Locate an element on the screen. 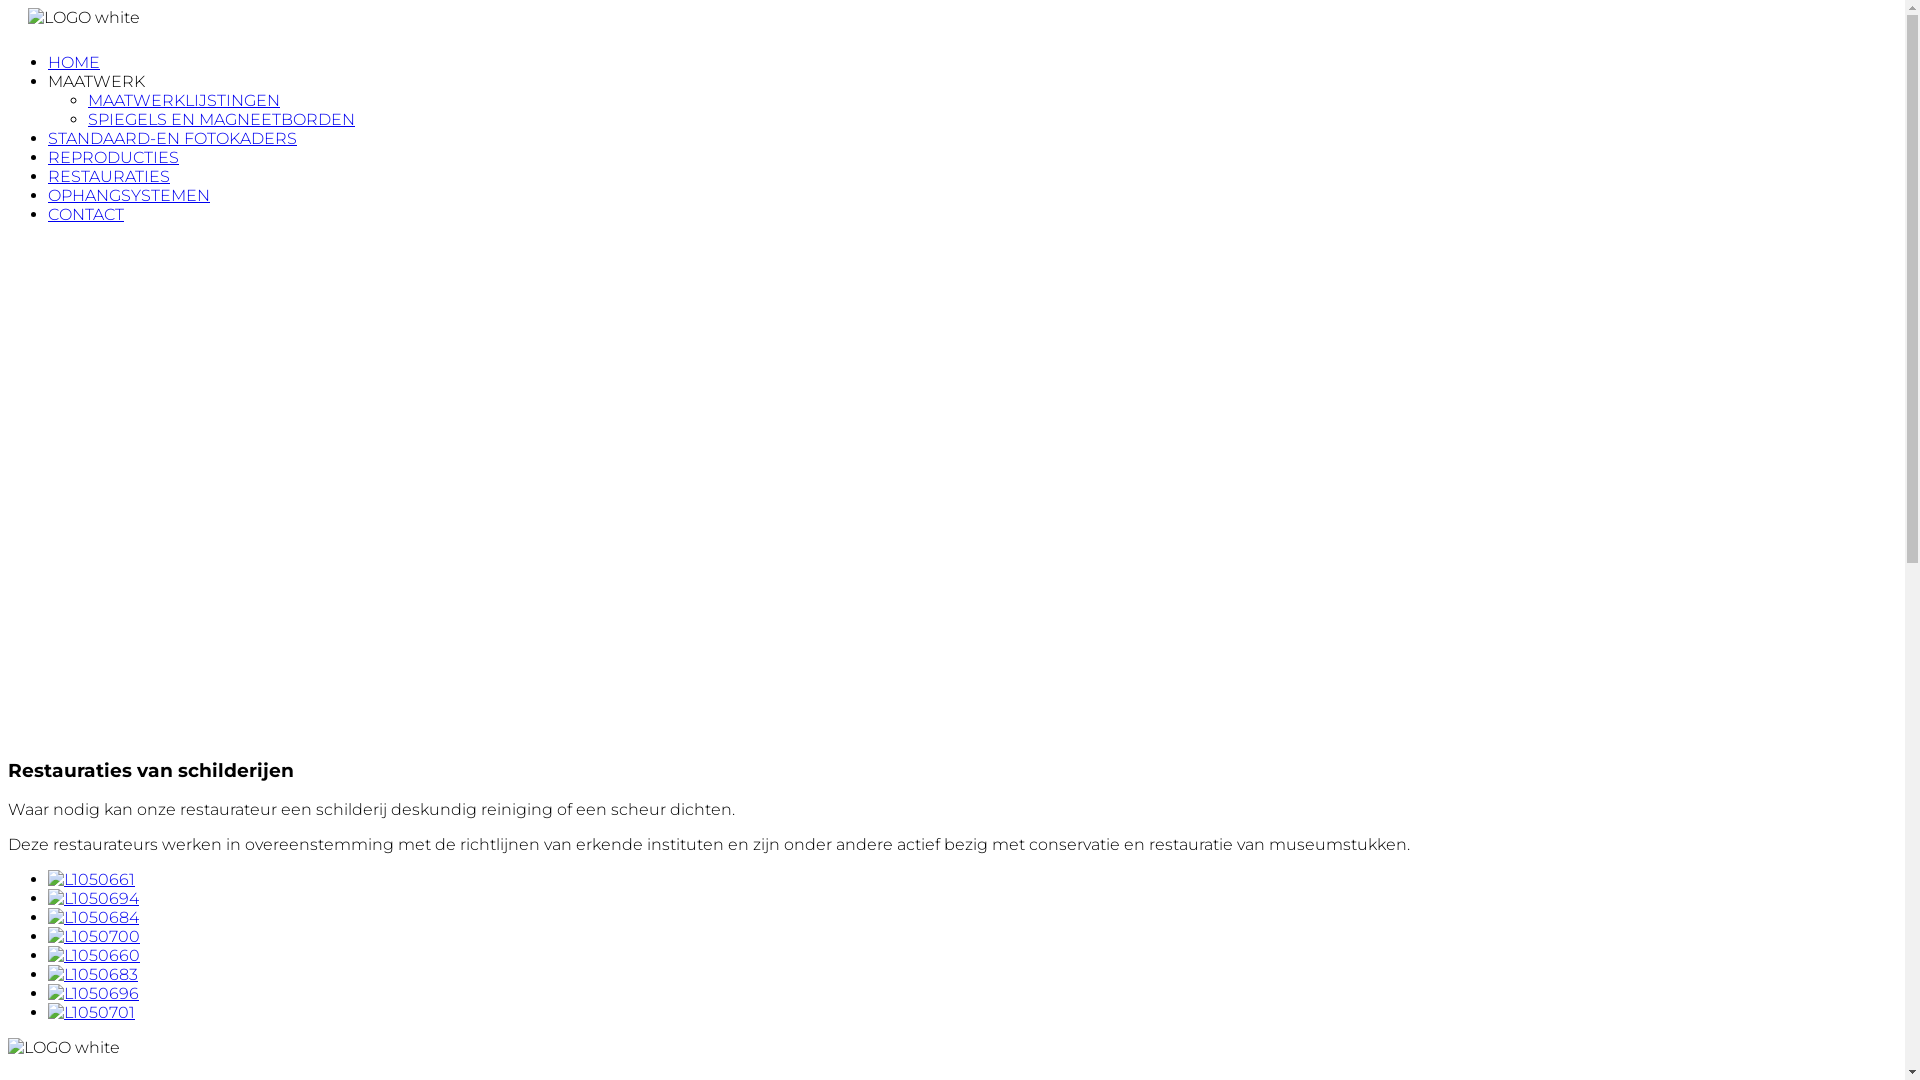 Image resolution: width=1920 pixels, height=1080 pixels. 'L1050660' is located at coordinates (93, 954).